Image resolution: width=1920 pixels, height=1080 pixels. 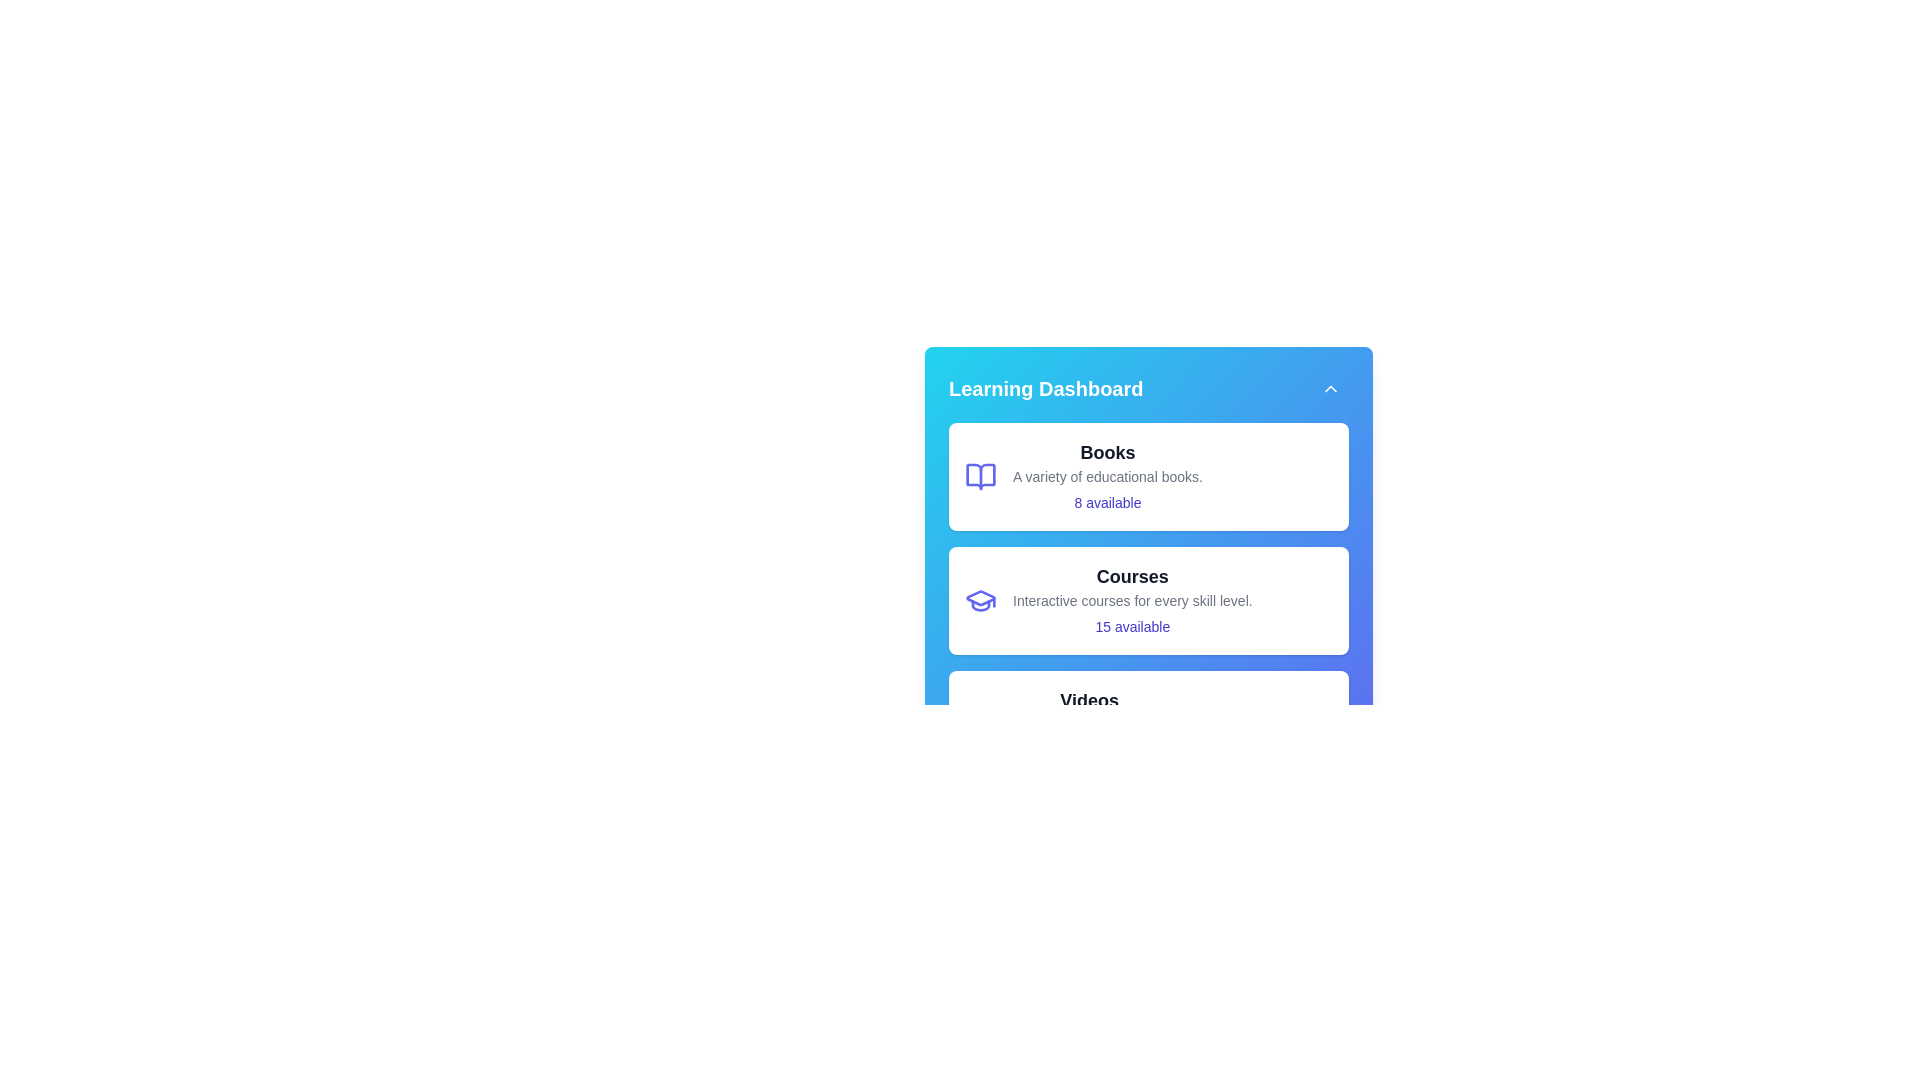 What do you see at coordinates (1148, 725) in the screenshot?
I see `the category Videos from the list` at bounding box center [1148, 725].